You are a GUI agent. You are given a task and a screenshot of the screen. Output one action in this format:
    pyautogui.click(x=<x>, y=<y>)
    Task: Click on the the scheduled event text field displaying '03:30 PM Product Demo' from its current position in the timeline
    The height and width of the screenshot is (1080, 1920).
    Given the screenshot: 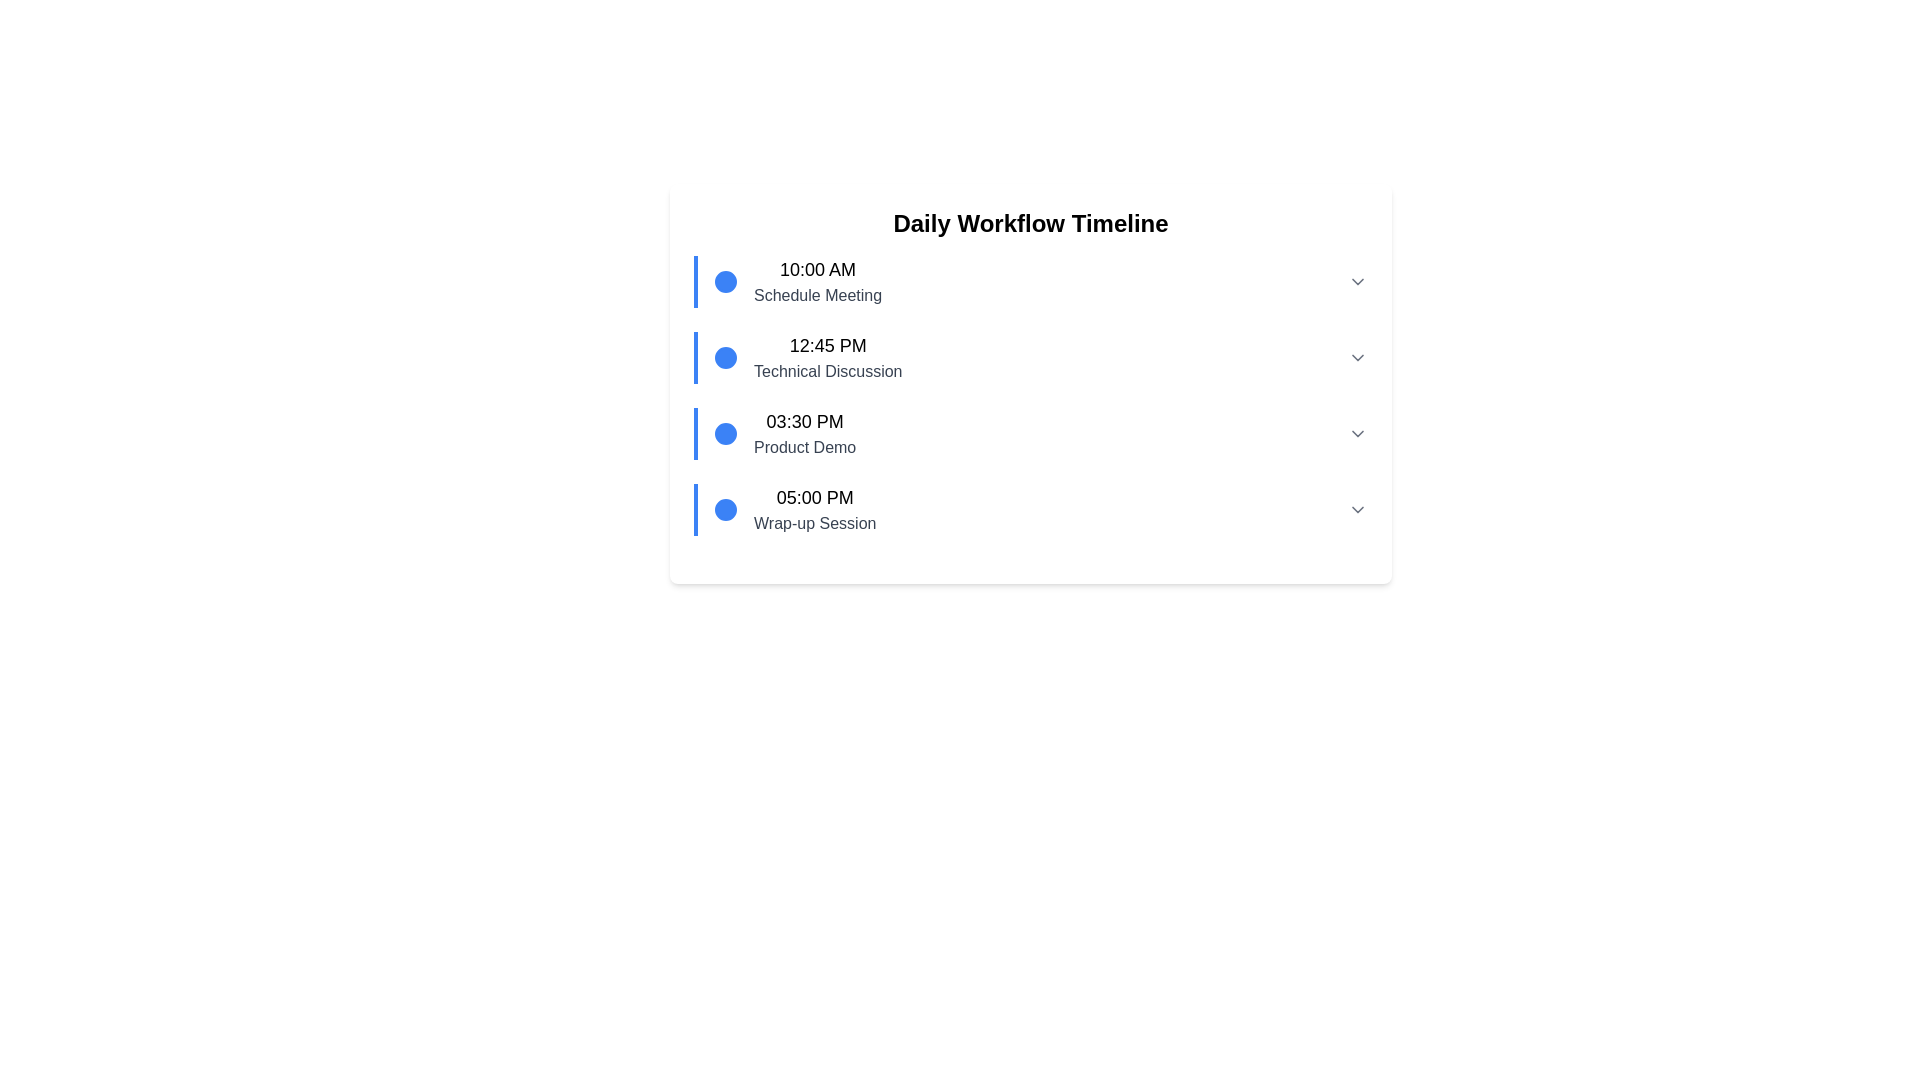 What is the action you would take?
    pyautogui.click(x=805, y=433)
    